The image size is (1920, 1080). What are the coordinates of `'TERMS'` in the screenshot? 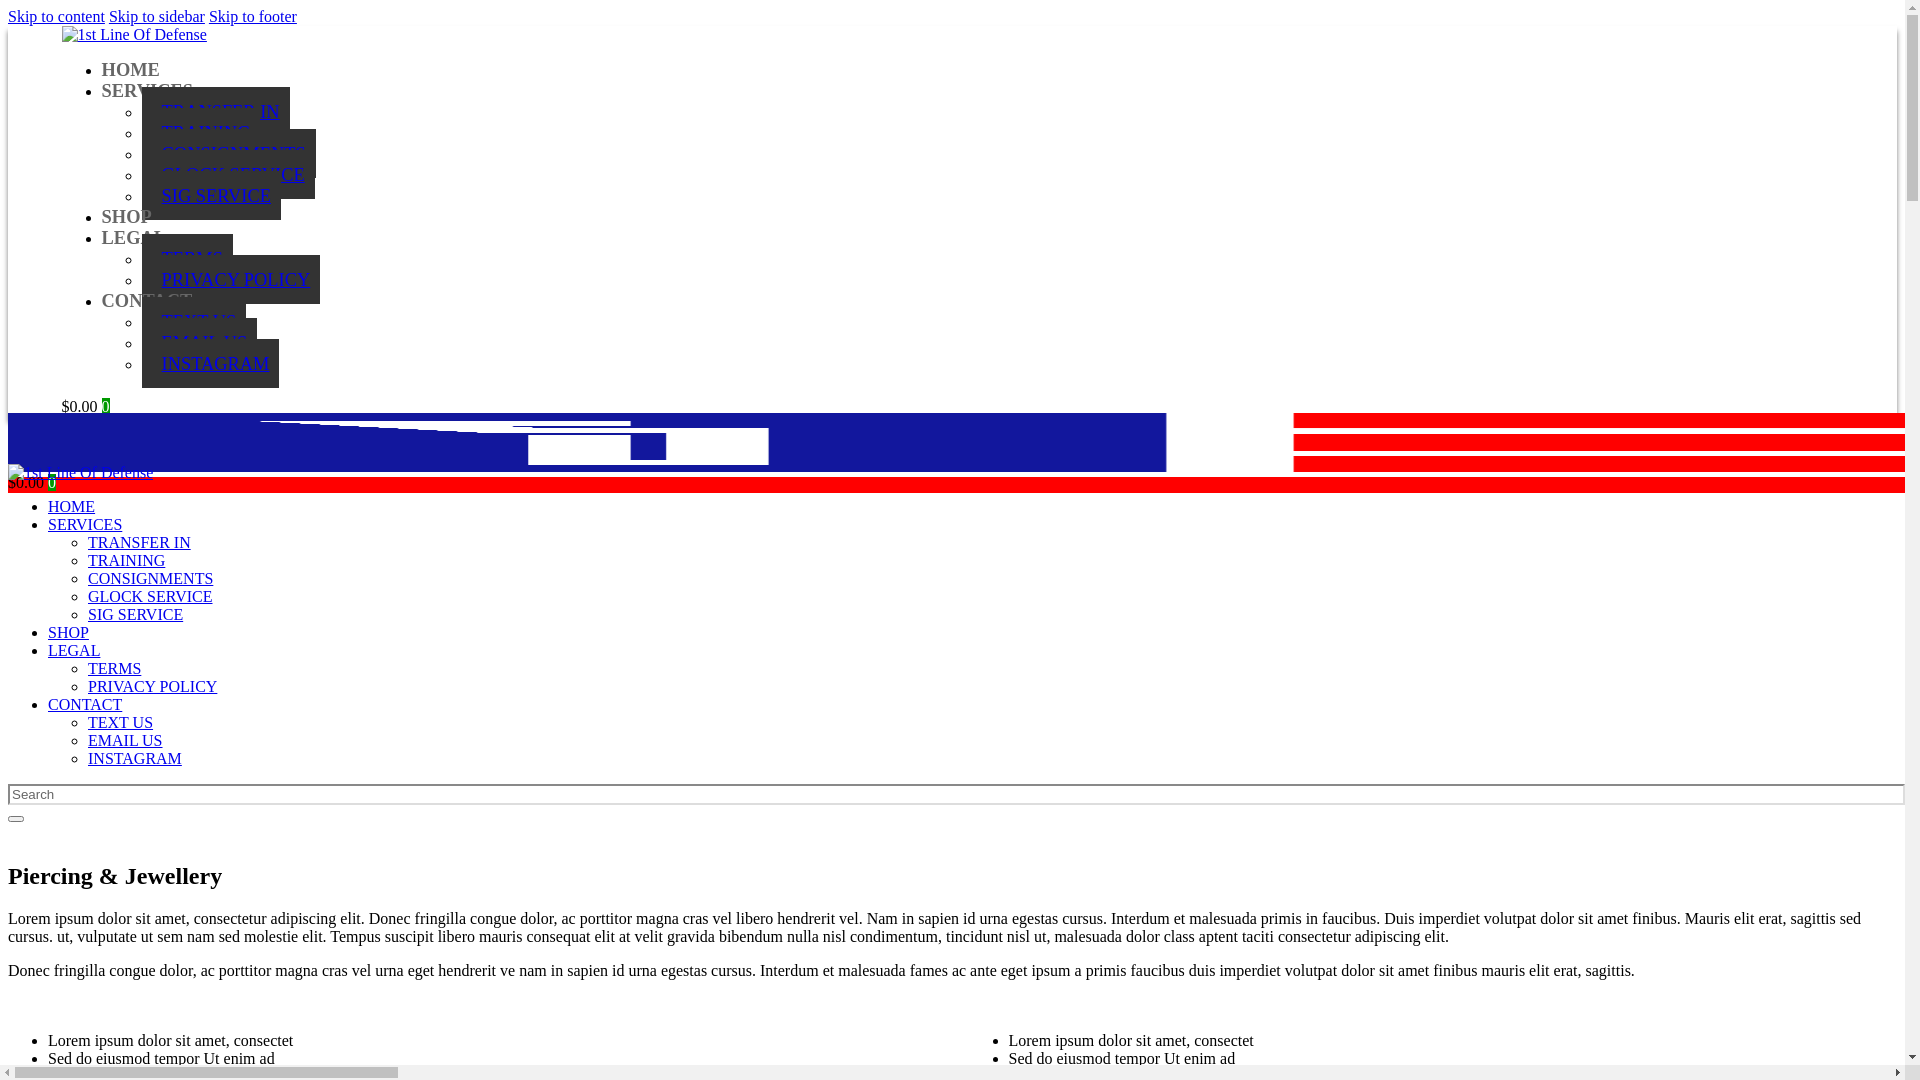 It's located at (113, 668).